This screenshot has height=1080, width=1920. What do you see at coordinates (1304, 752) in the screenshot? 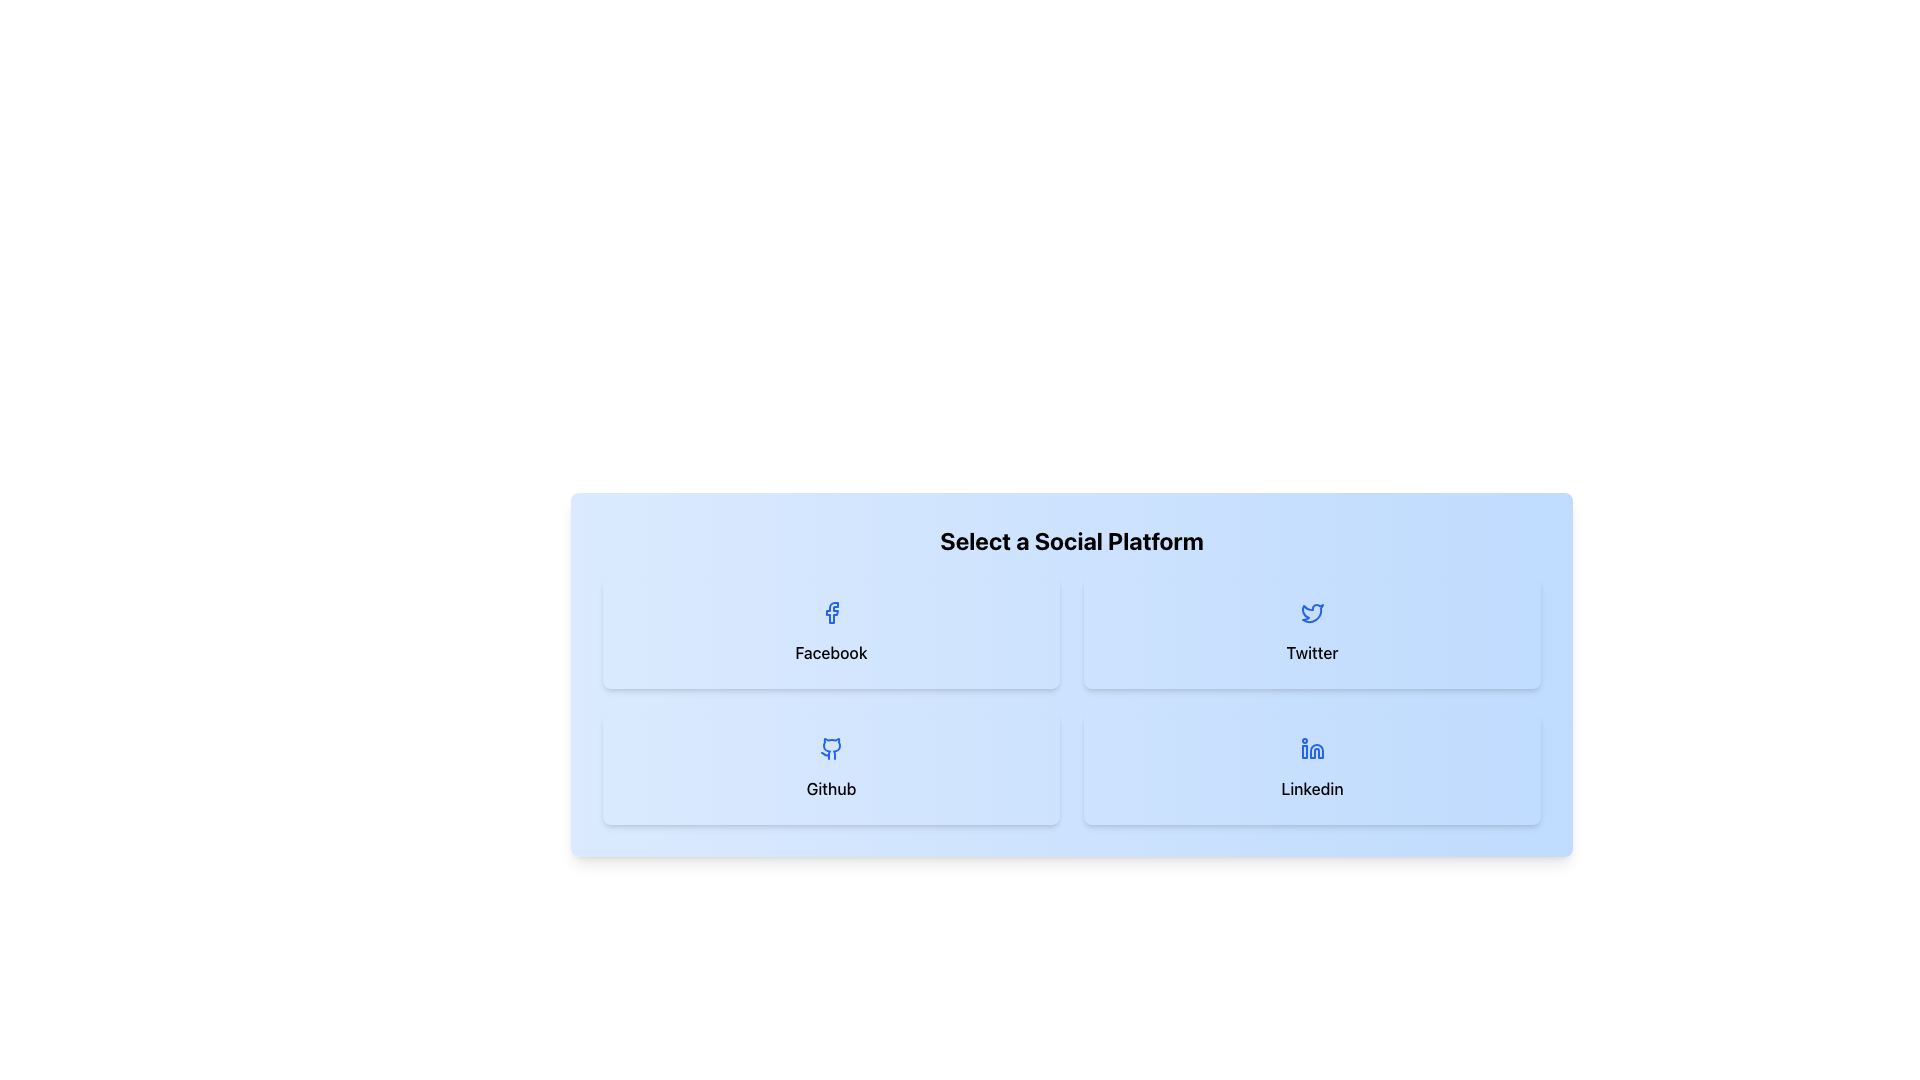
I see `the LinkedIn logo icon located in the bottom-right quadrant of the four-icon grid, positioned below the dot of the 'i' and adjacent to the 'n'` at bounding box center [1304, 752].